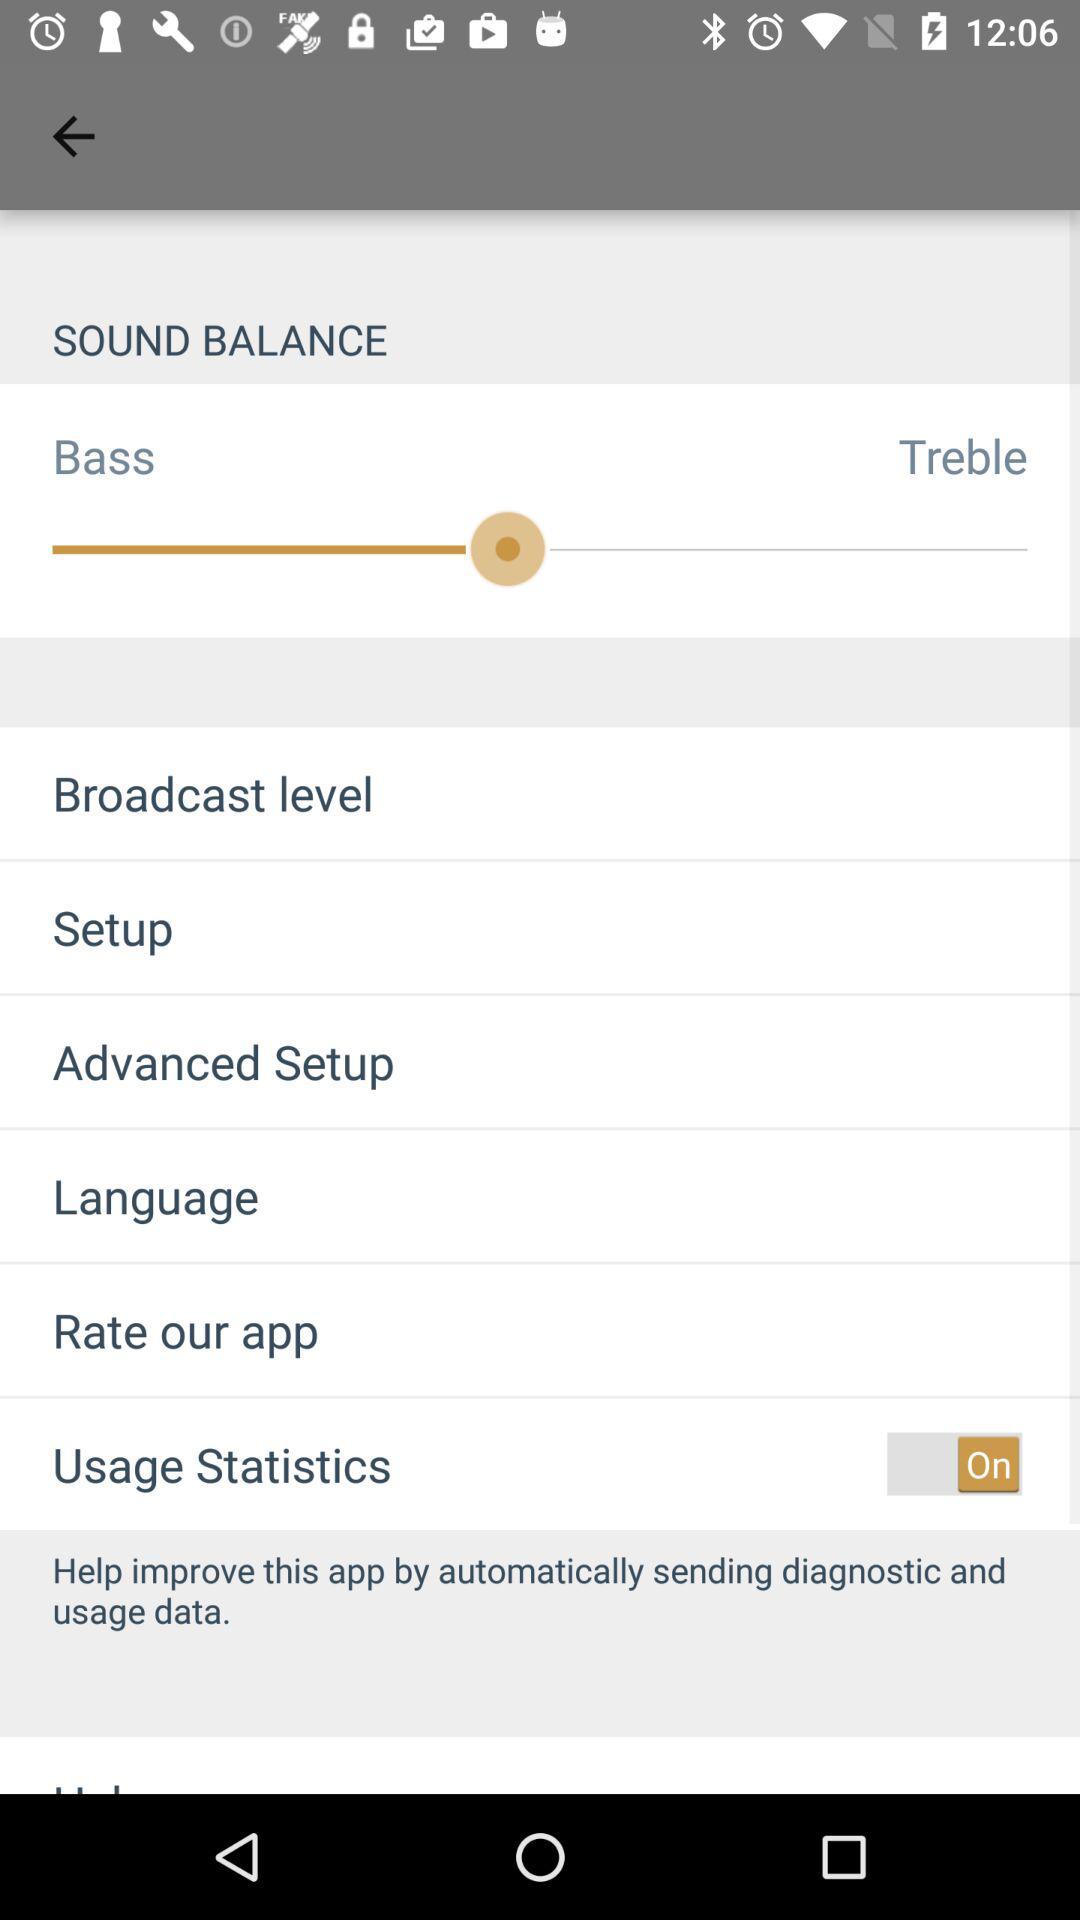 This screenshot has width=1080, height=1920. What do you see at coordinates (158, 1330) in the screenshot?
I see `icon above the usage statistics item` at bounding box center [158, 1330].